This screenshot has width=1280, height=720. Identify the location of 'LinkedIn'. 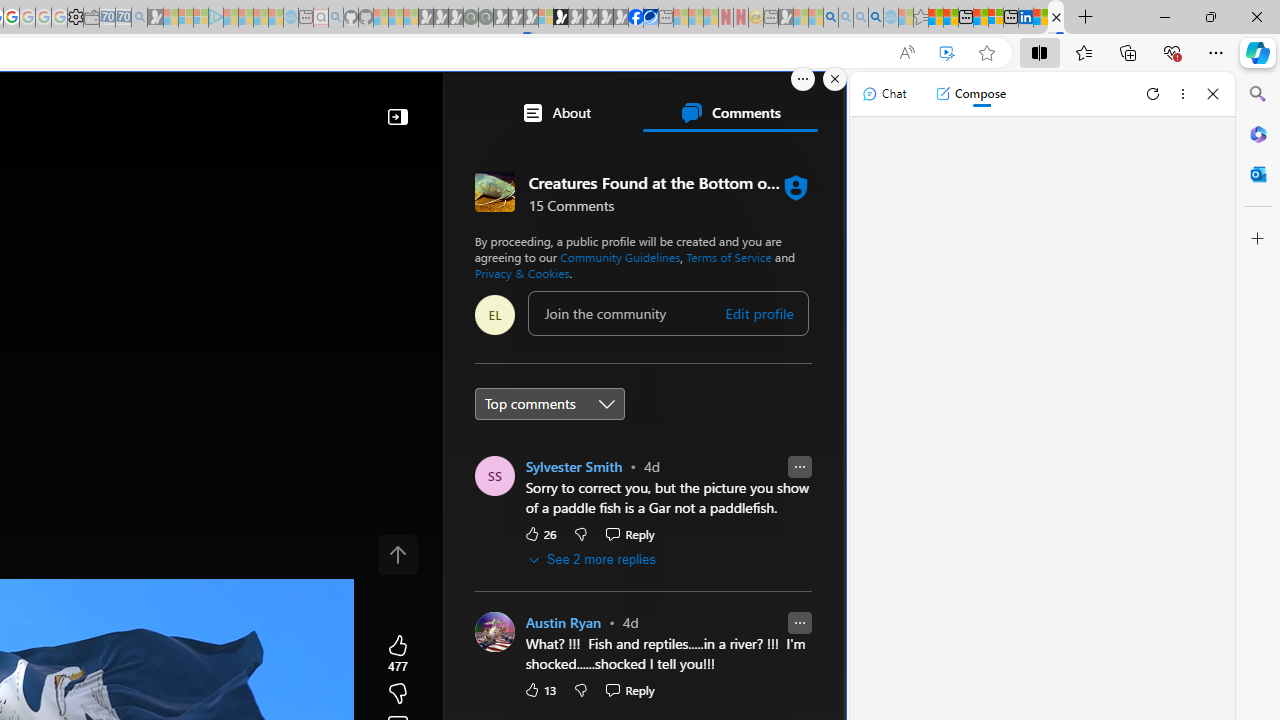
(1025, 17).